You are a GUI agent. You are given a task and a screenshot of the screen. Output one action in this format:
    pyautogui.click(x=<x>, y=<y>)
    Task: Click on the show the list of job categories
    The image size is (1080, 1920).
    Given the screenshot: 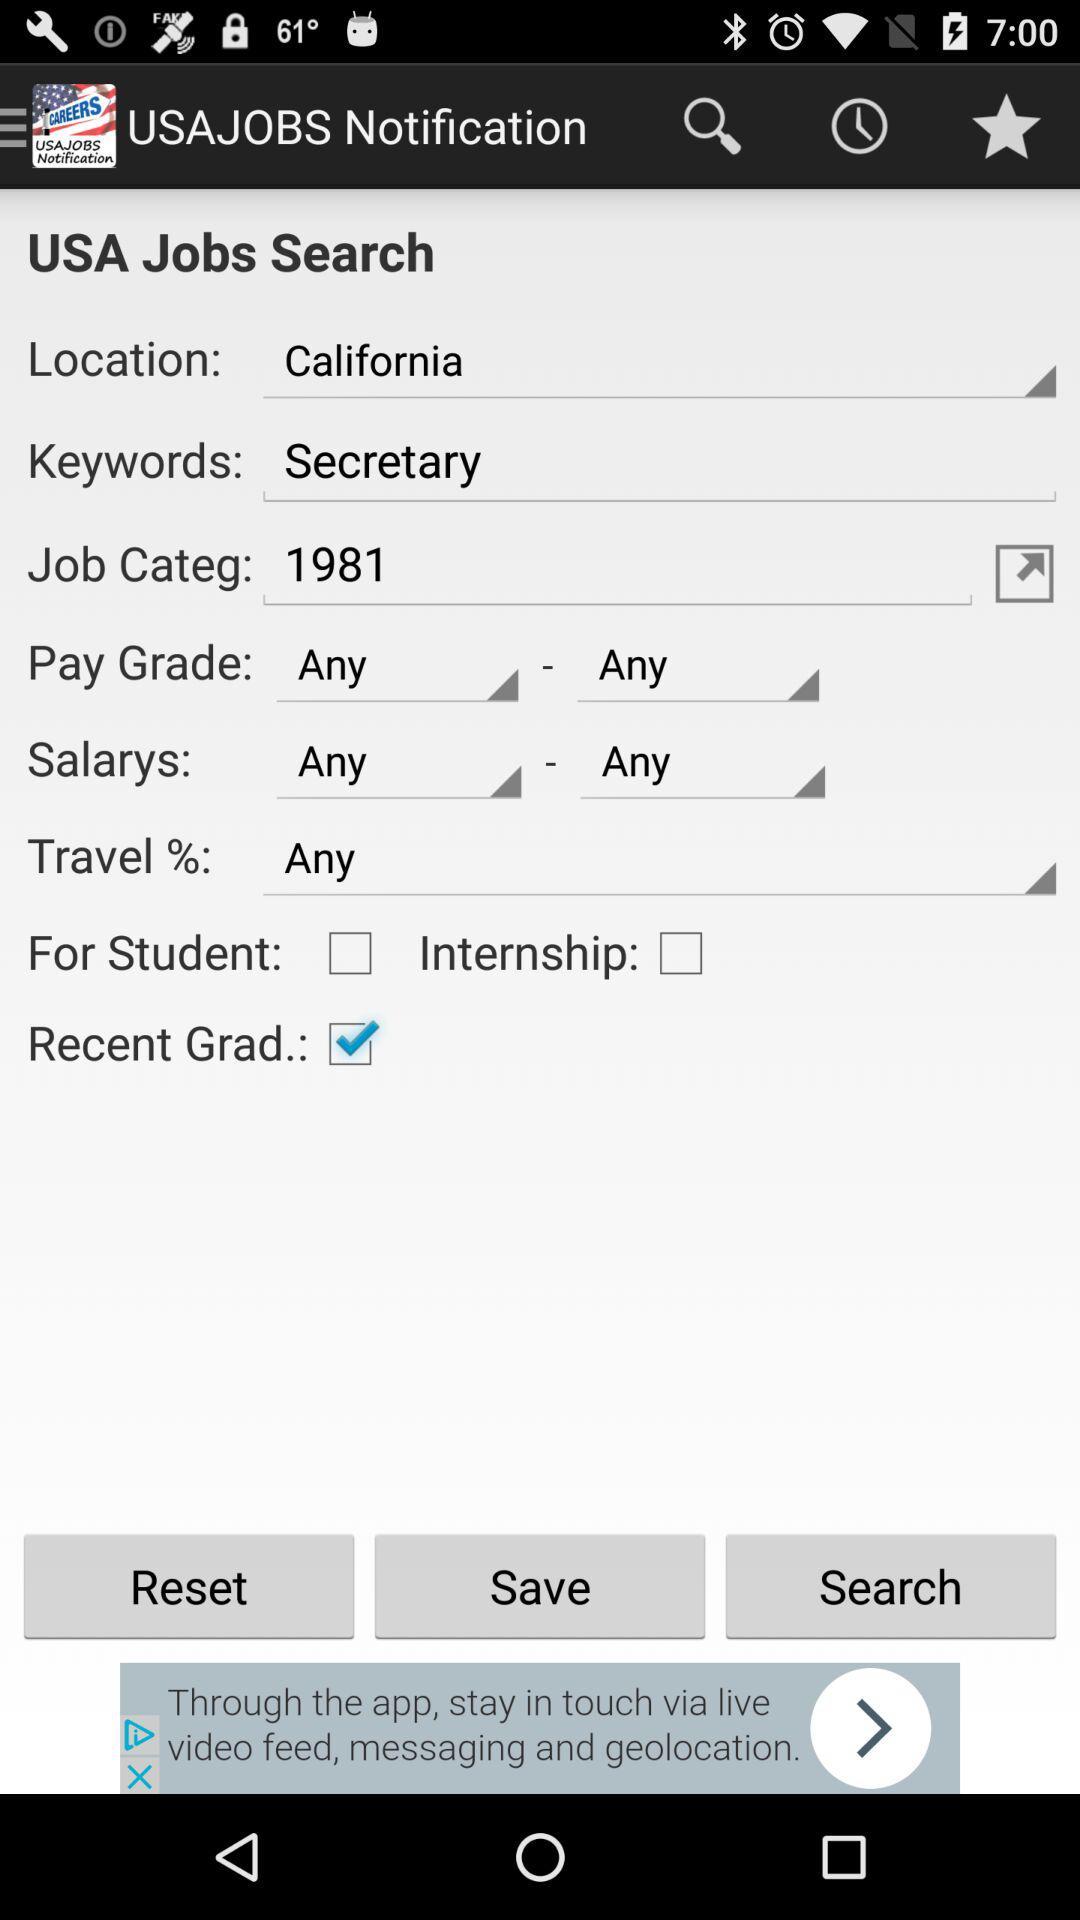 What is the action you would take?
    pyautogui.click(x=1024, y=572)
    